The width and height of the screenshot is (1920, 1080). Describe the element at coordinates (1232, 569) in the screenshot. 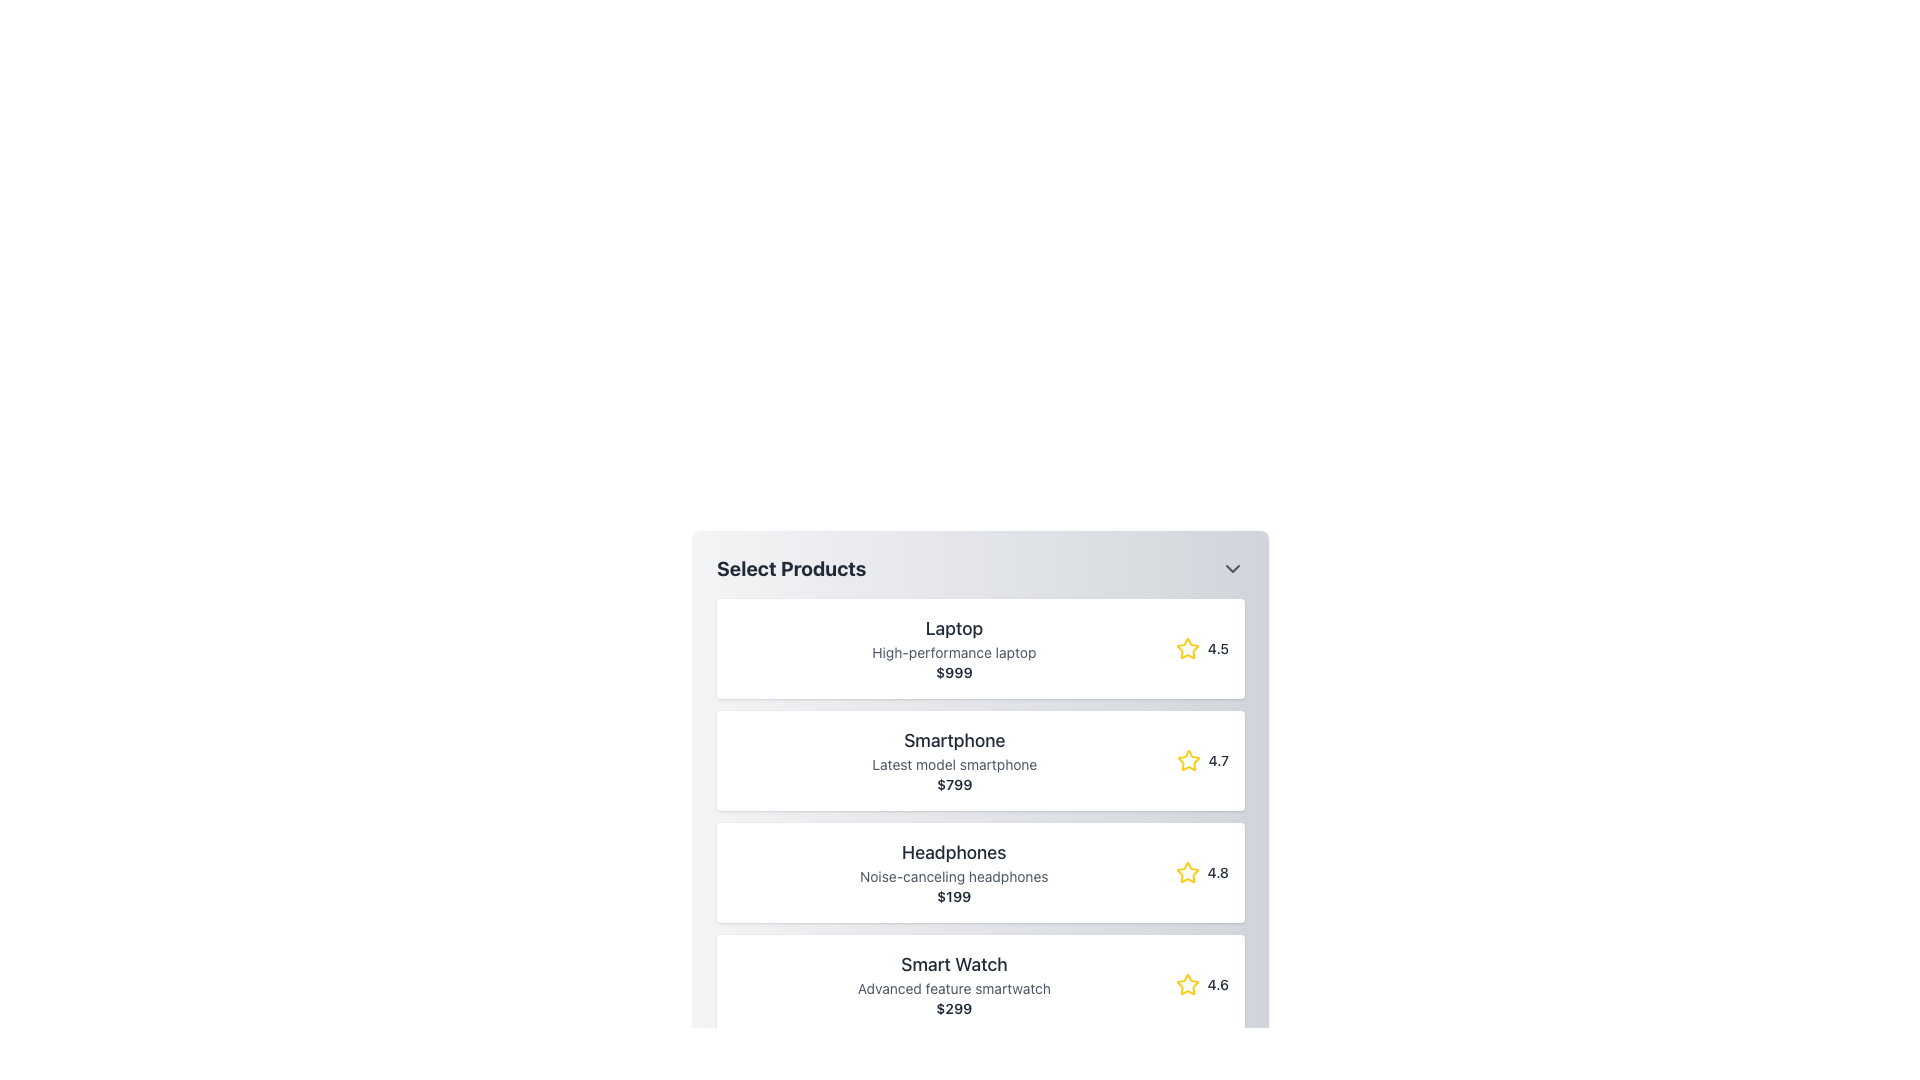

I see `the downward-pointing chevron icon styled in gray, located on the right side of the header labeled 'Select Products'` at that location.